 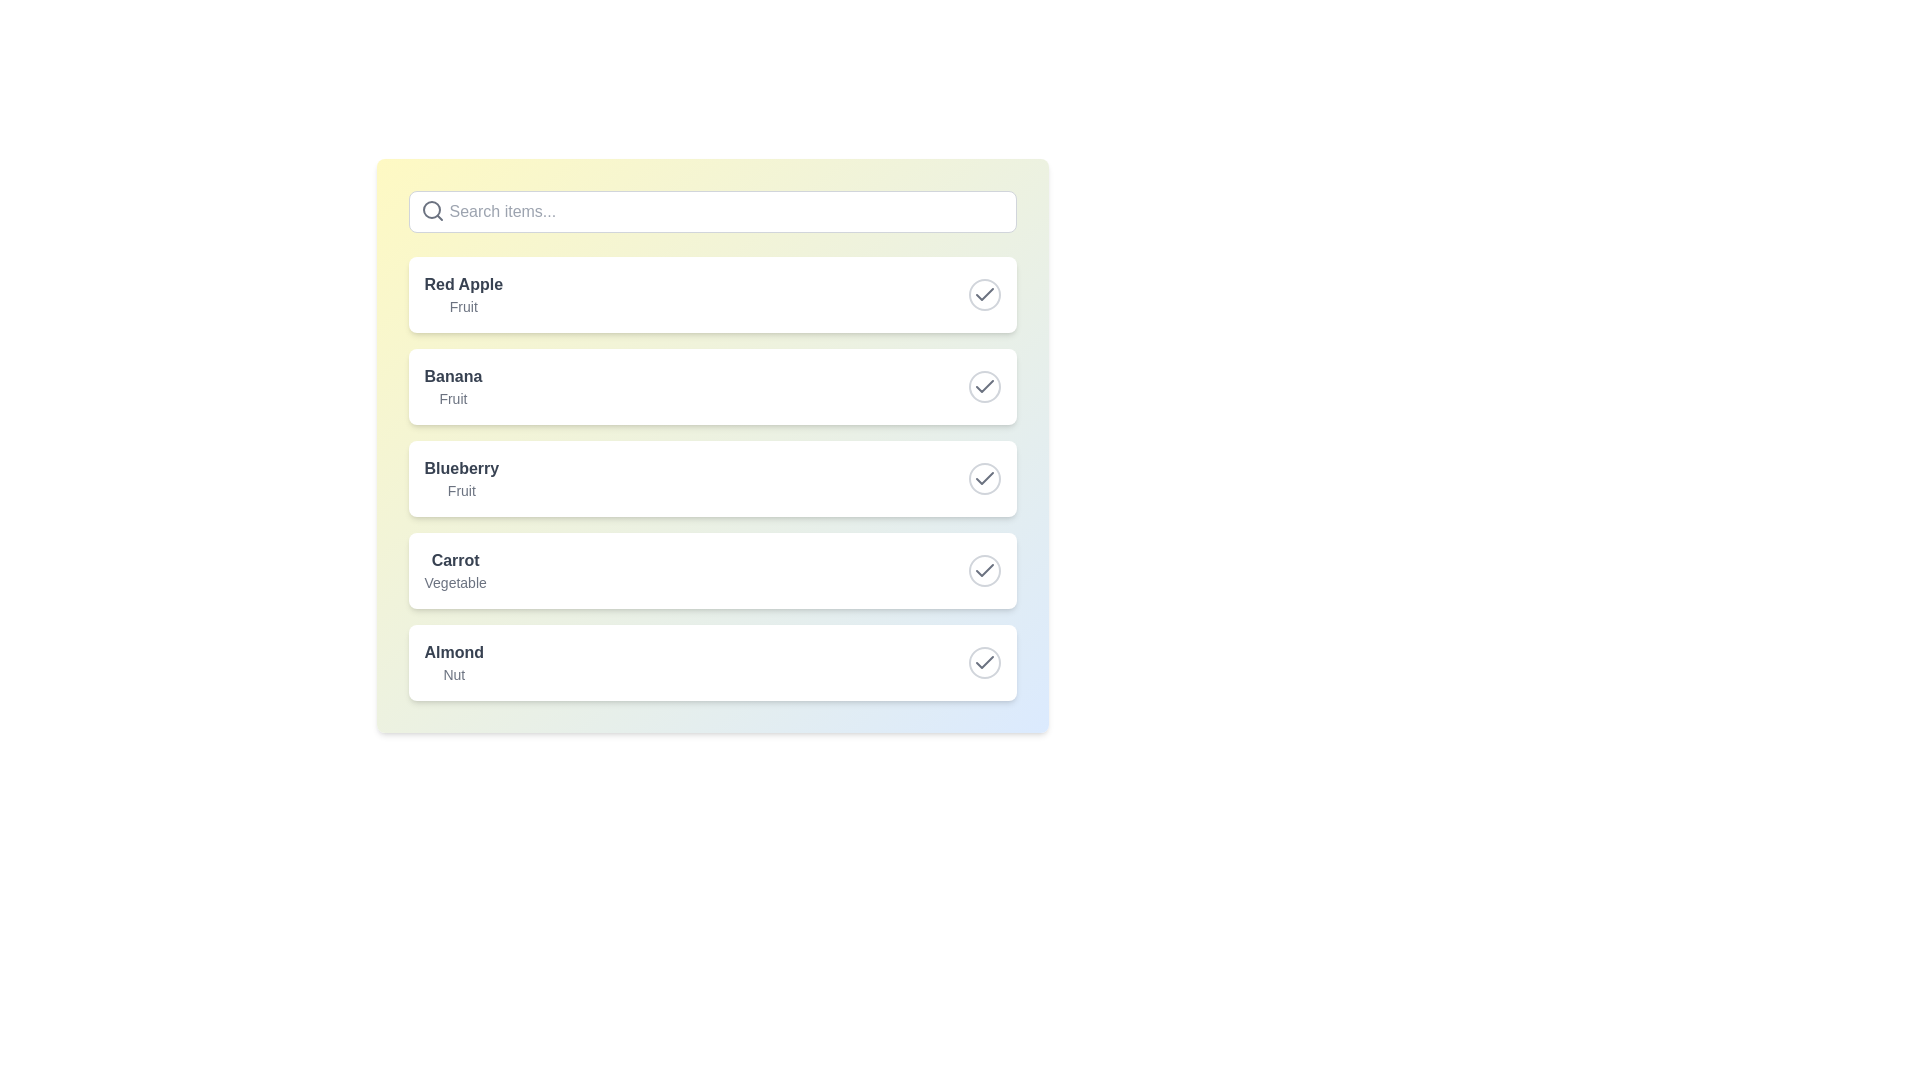 I want to click on the 'Carrot' list item, which is the fourth item in the vertical list and represents a vegetable with a selection checkmark, so click(x=712, y=570).